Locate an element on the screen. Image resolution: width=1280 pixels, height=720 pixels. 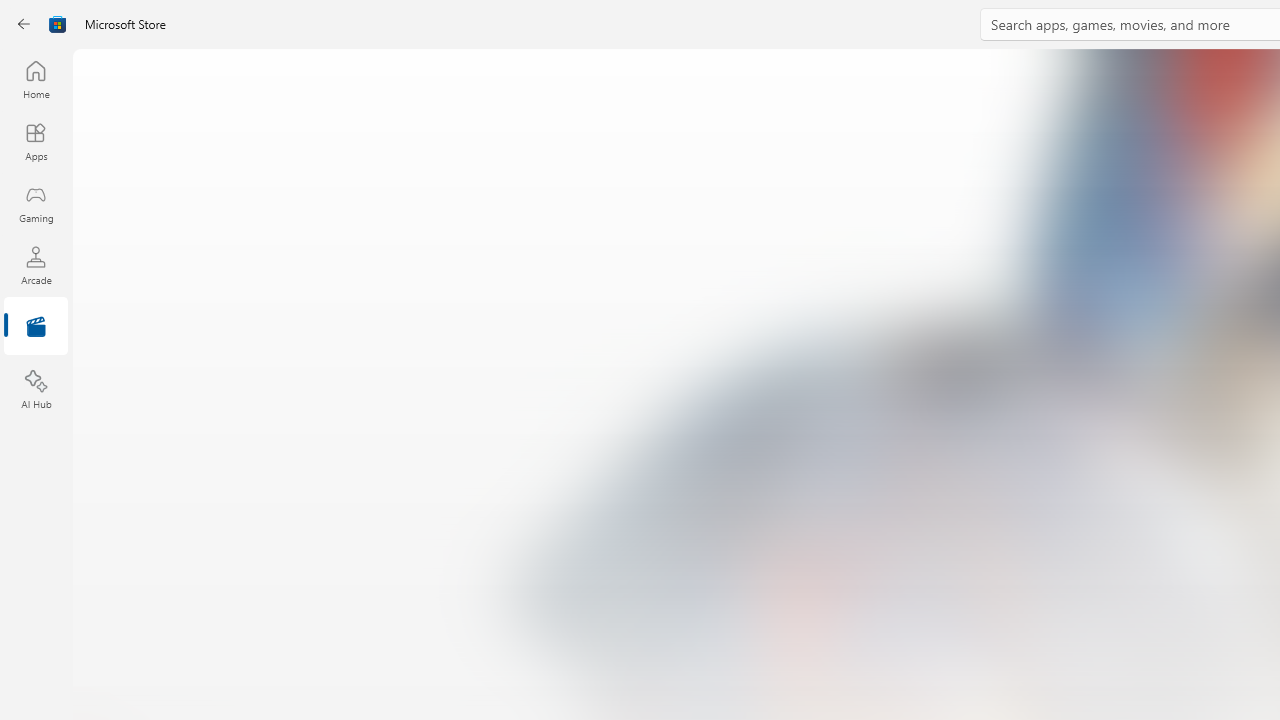
'Back' is located at coordinates (24, 24).